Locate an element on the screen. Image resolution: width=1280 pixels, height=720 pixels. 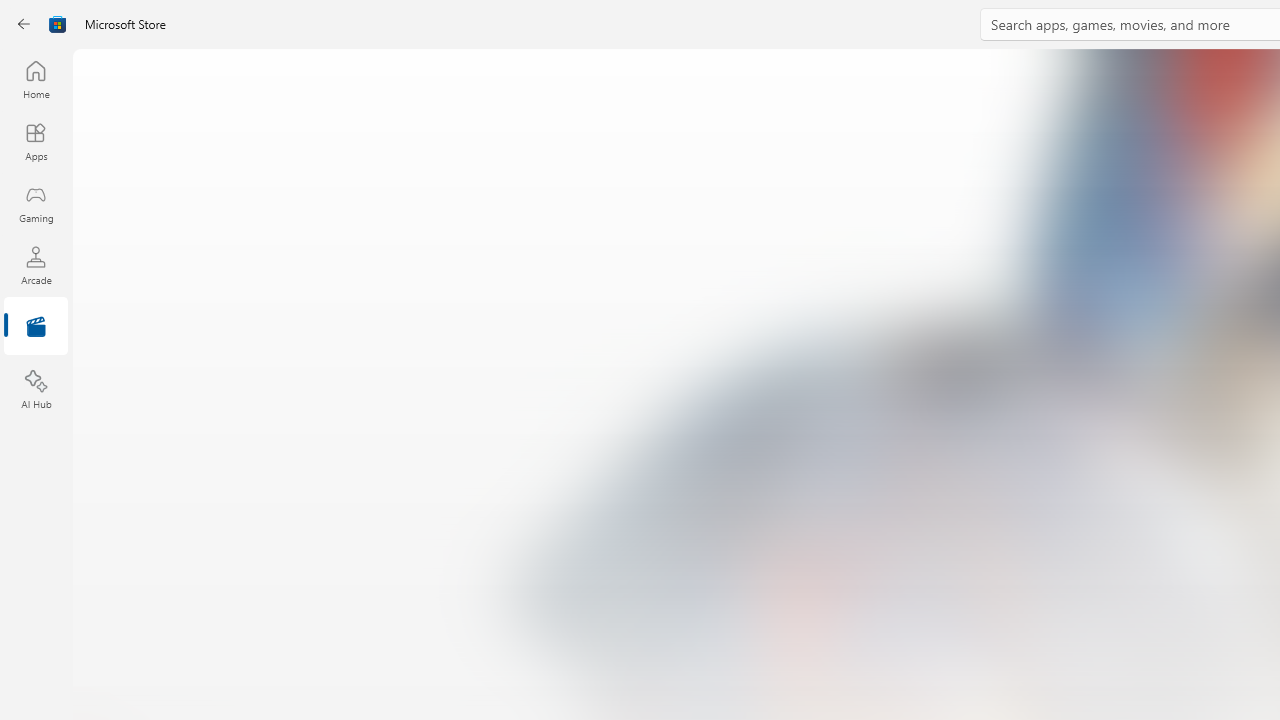
'Back' is located at coordinates (24, 24).